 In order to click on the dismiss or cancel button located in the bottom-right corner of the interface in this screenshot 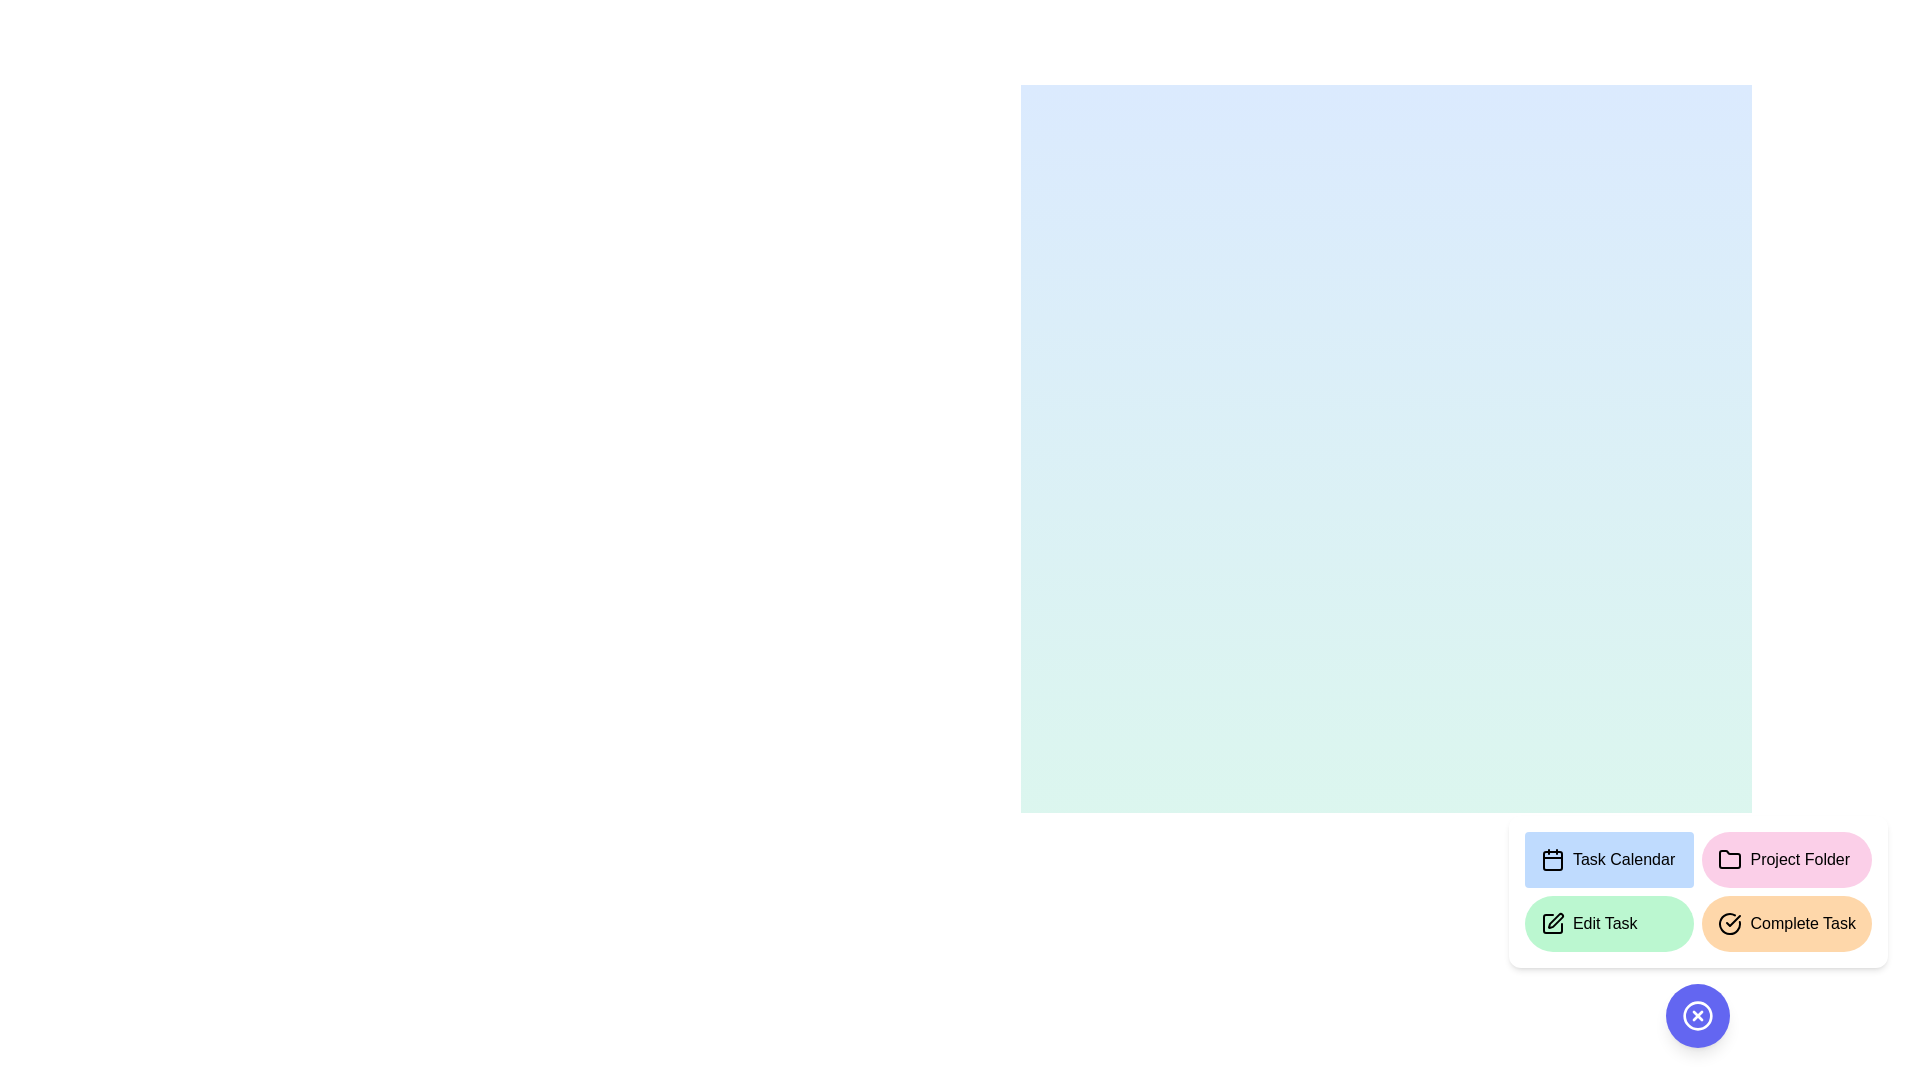, I will do `click(1697, 1015)`.